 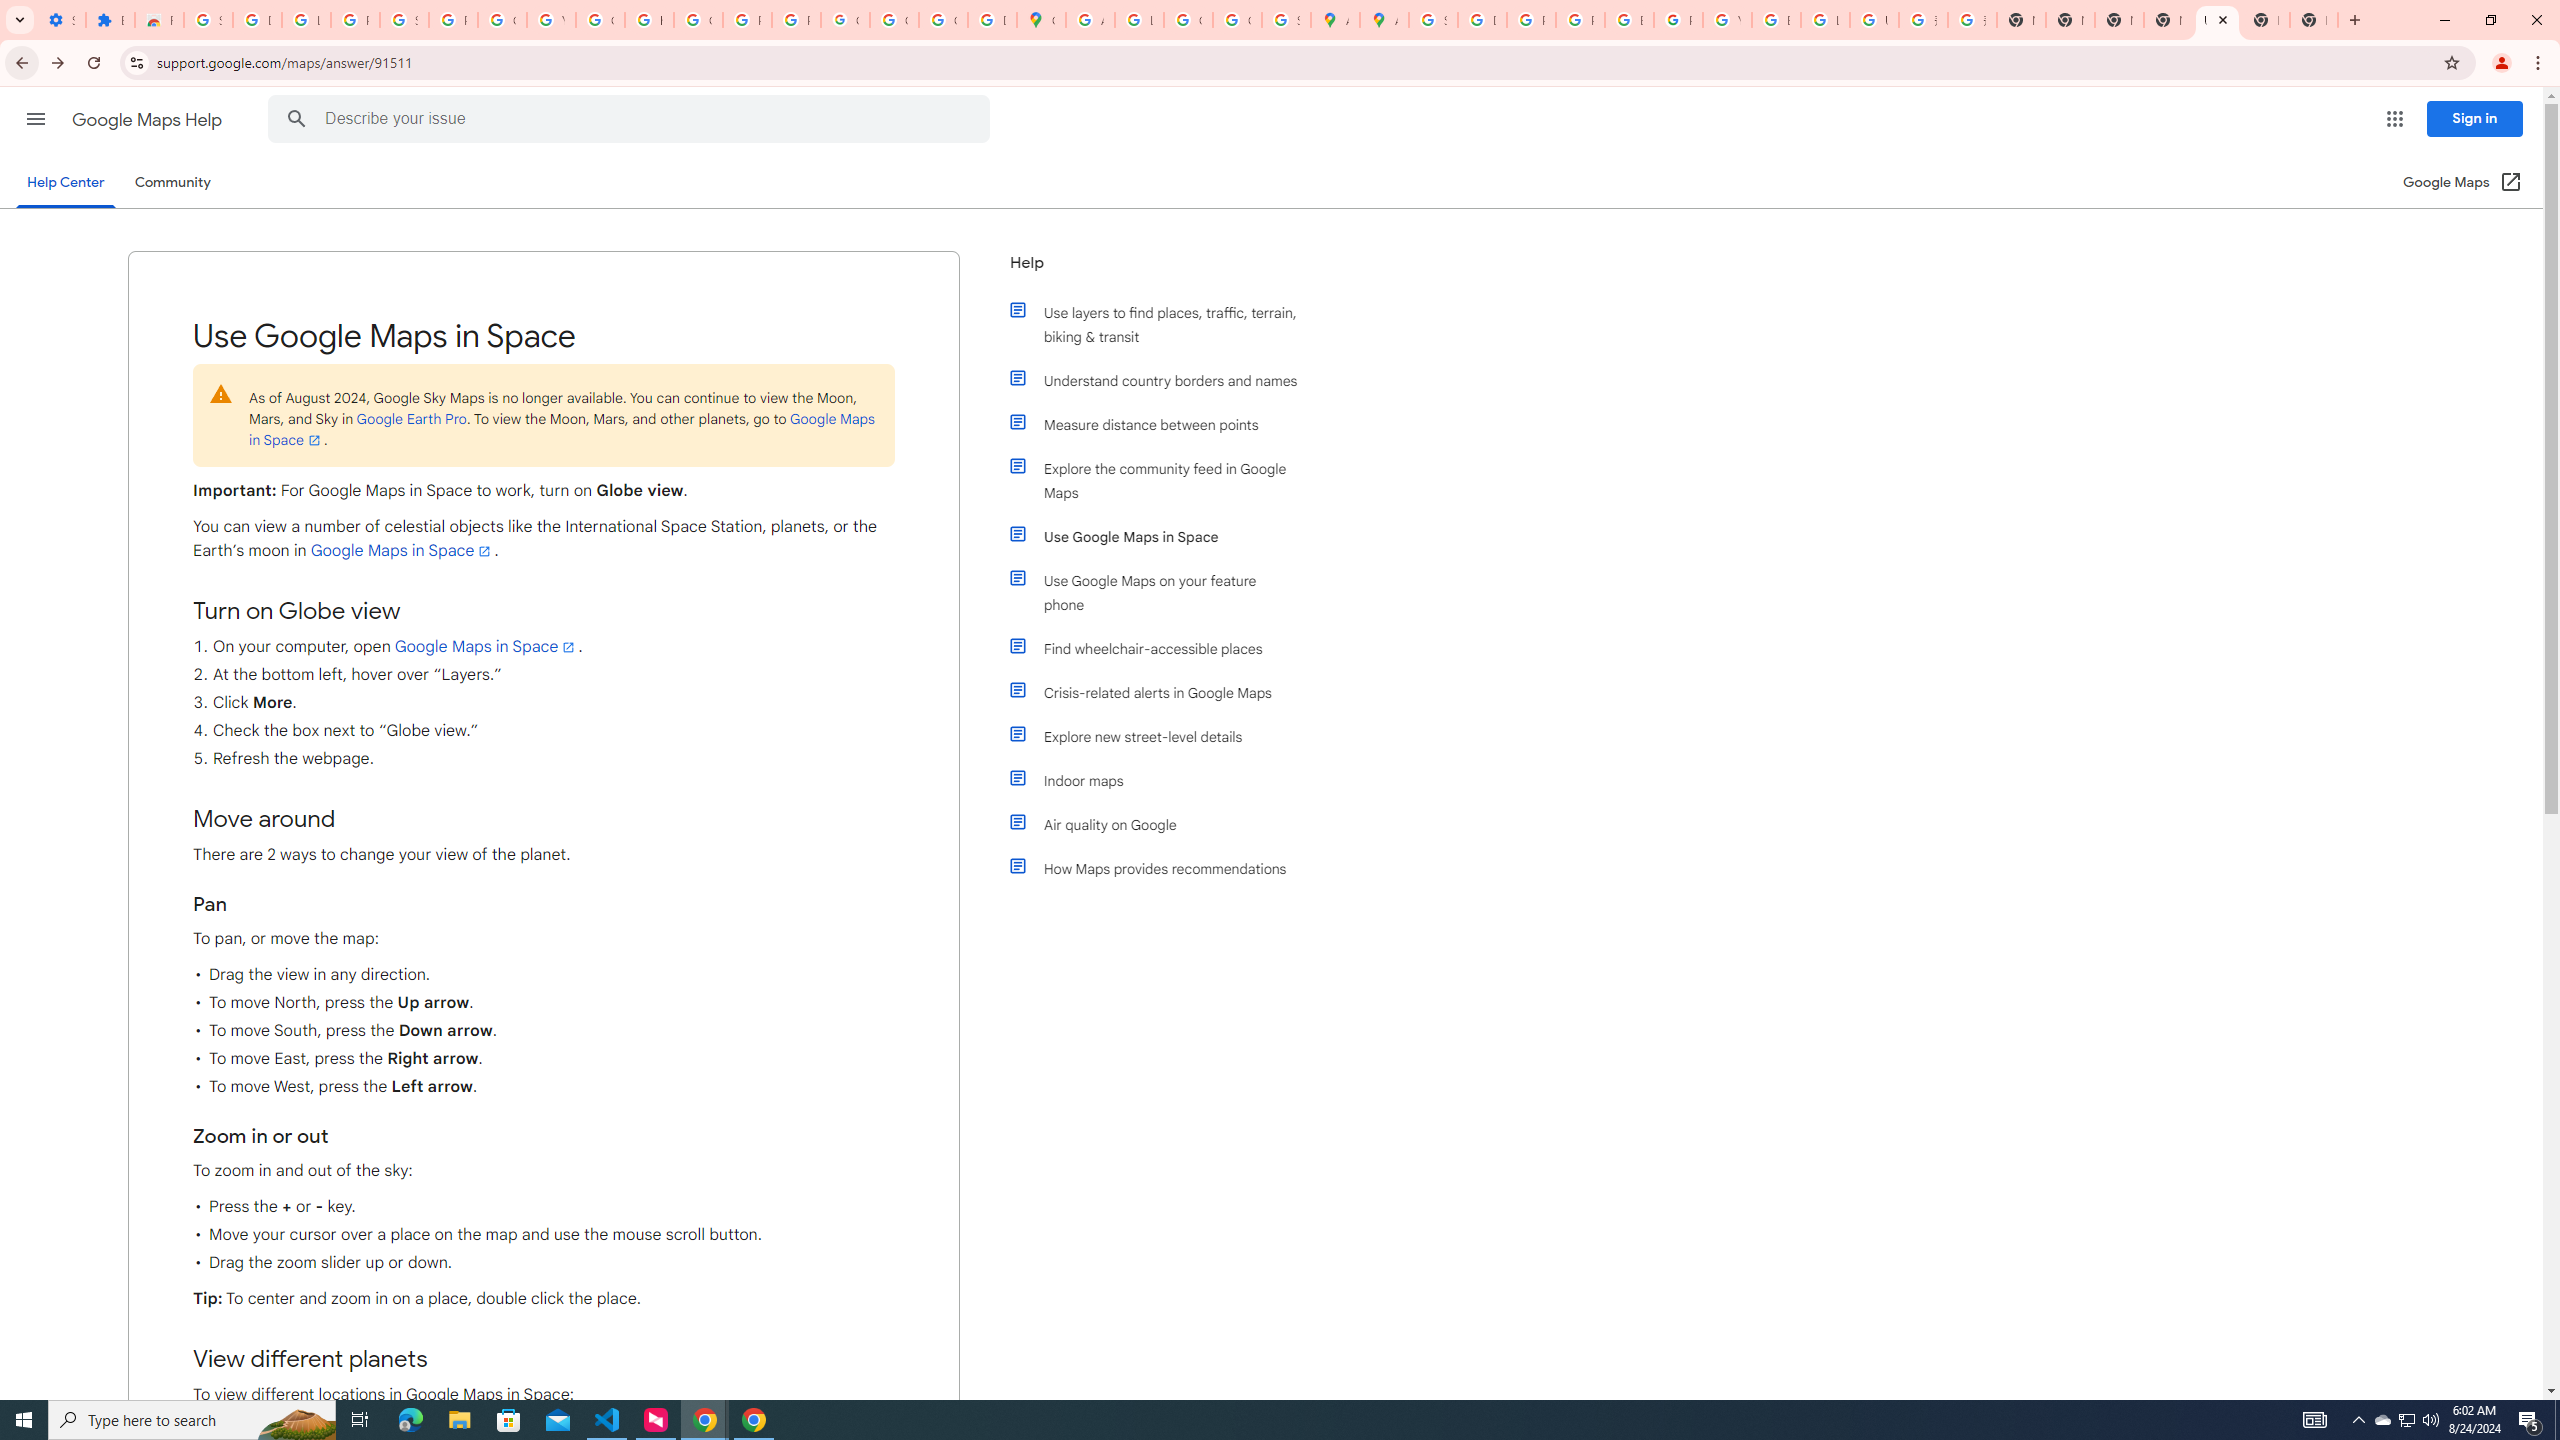 I want to click on 'Create your Google Account', so click(x=1186, y=19).